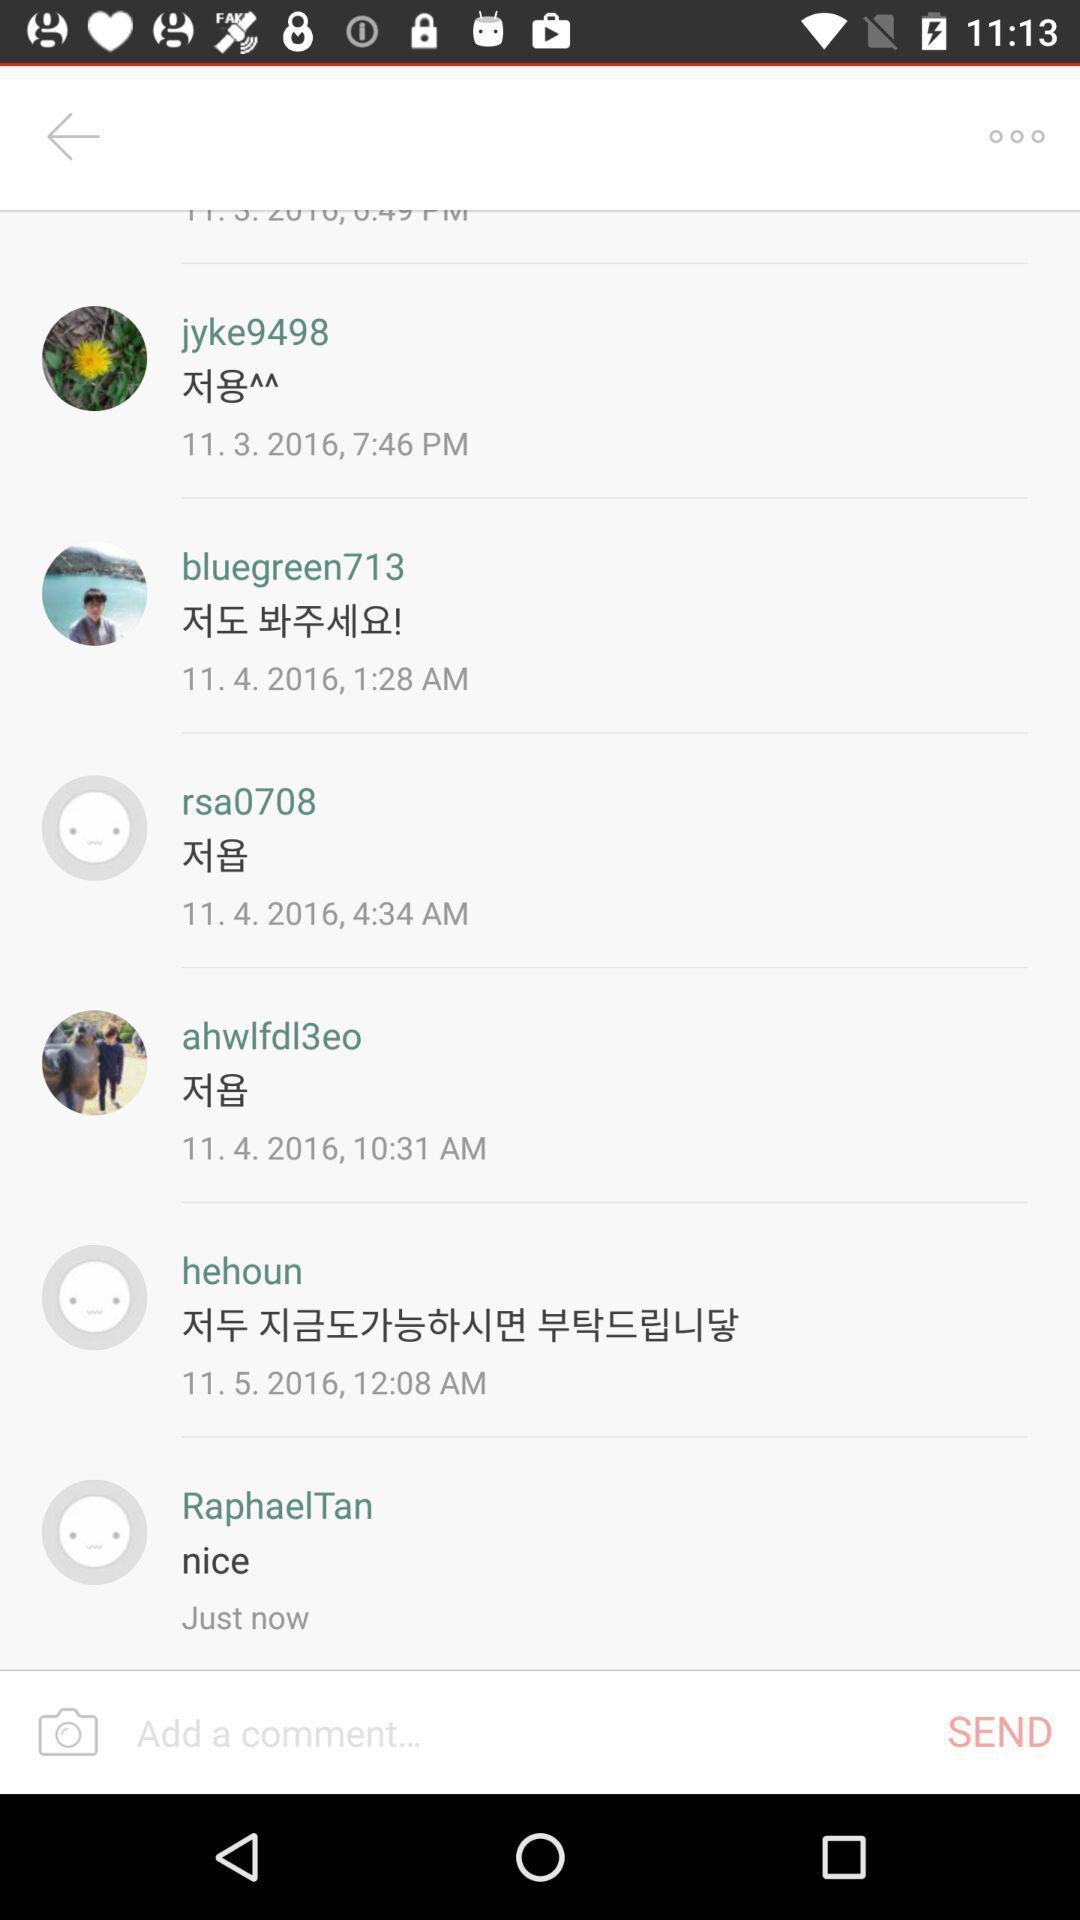 Image resolution: width=1080 pixels, height=1920 pixels. What do you see at coordinates (527, 1731) in the screenshot?
I see `a comment section` at bounding box center [527, 1731].